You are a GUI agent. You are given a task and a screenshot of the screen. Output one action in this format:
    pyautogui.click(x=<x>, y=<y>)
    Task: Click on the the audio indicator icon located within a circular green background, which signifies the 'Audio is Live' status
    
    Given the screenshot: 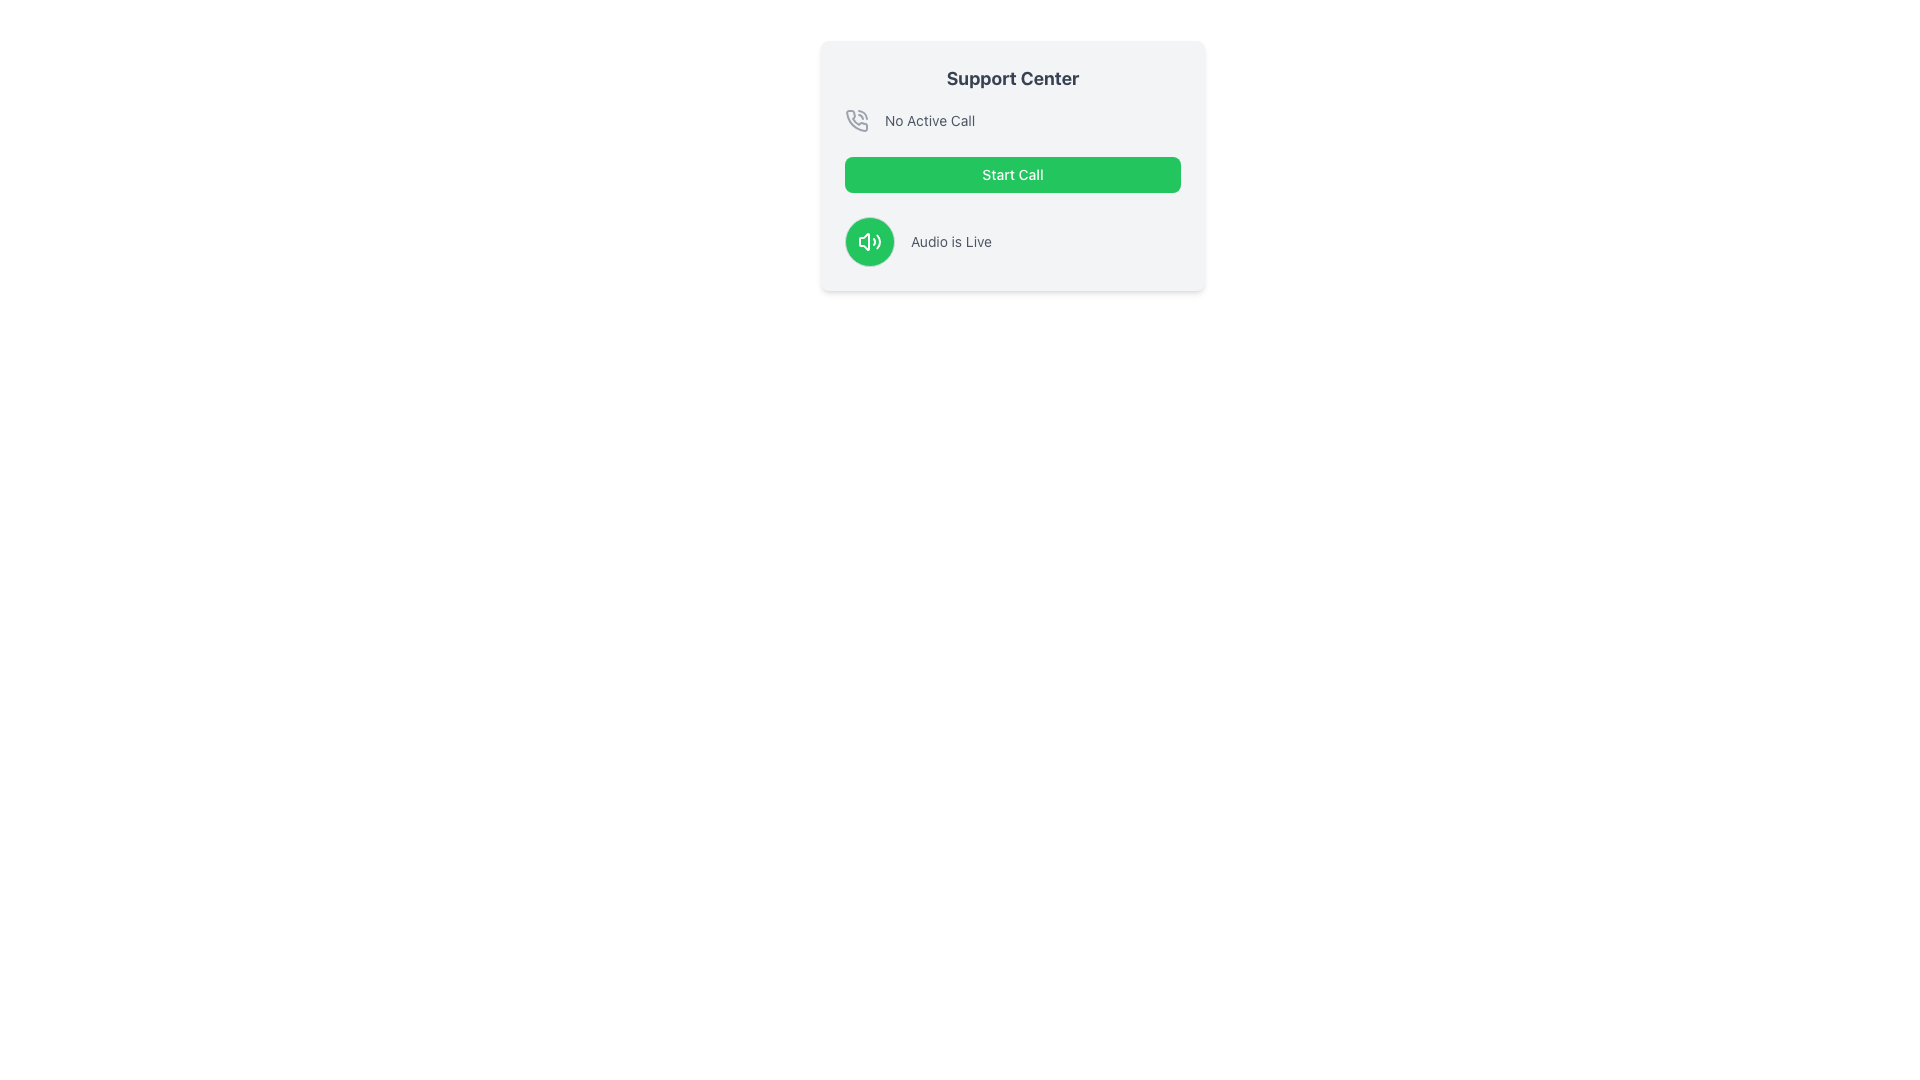 What is the action you would take?
    pyautogui.click(x=869, y=241)
    